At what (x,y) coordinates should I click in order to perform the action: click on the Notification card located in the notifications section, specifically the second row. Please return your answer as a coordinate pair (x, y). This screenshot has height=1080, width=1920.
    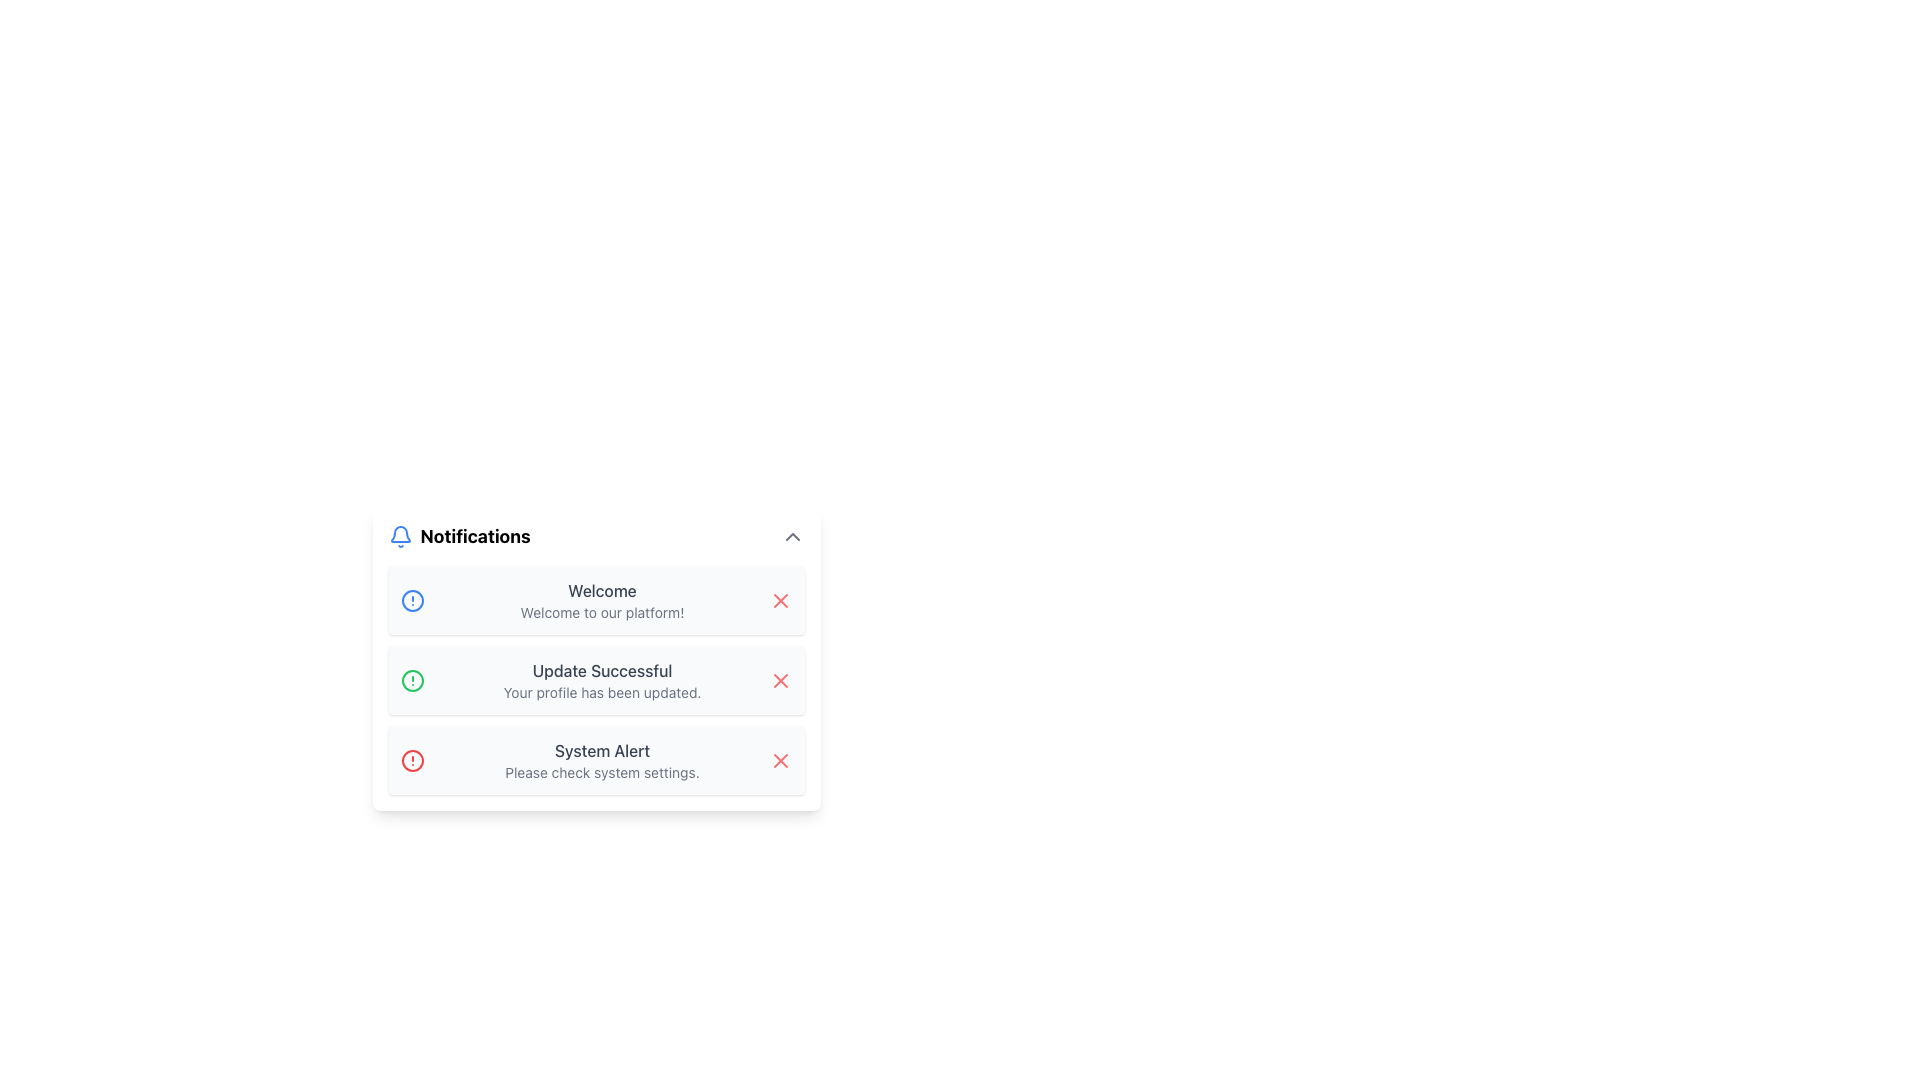
    Looking at the image, I should click on (595, 680).